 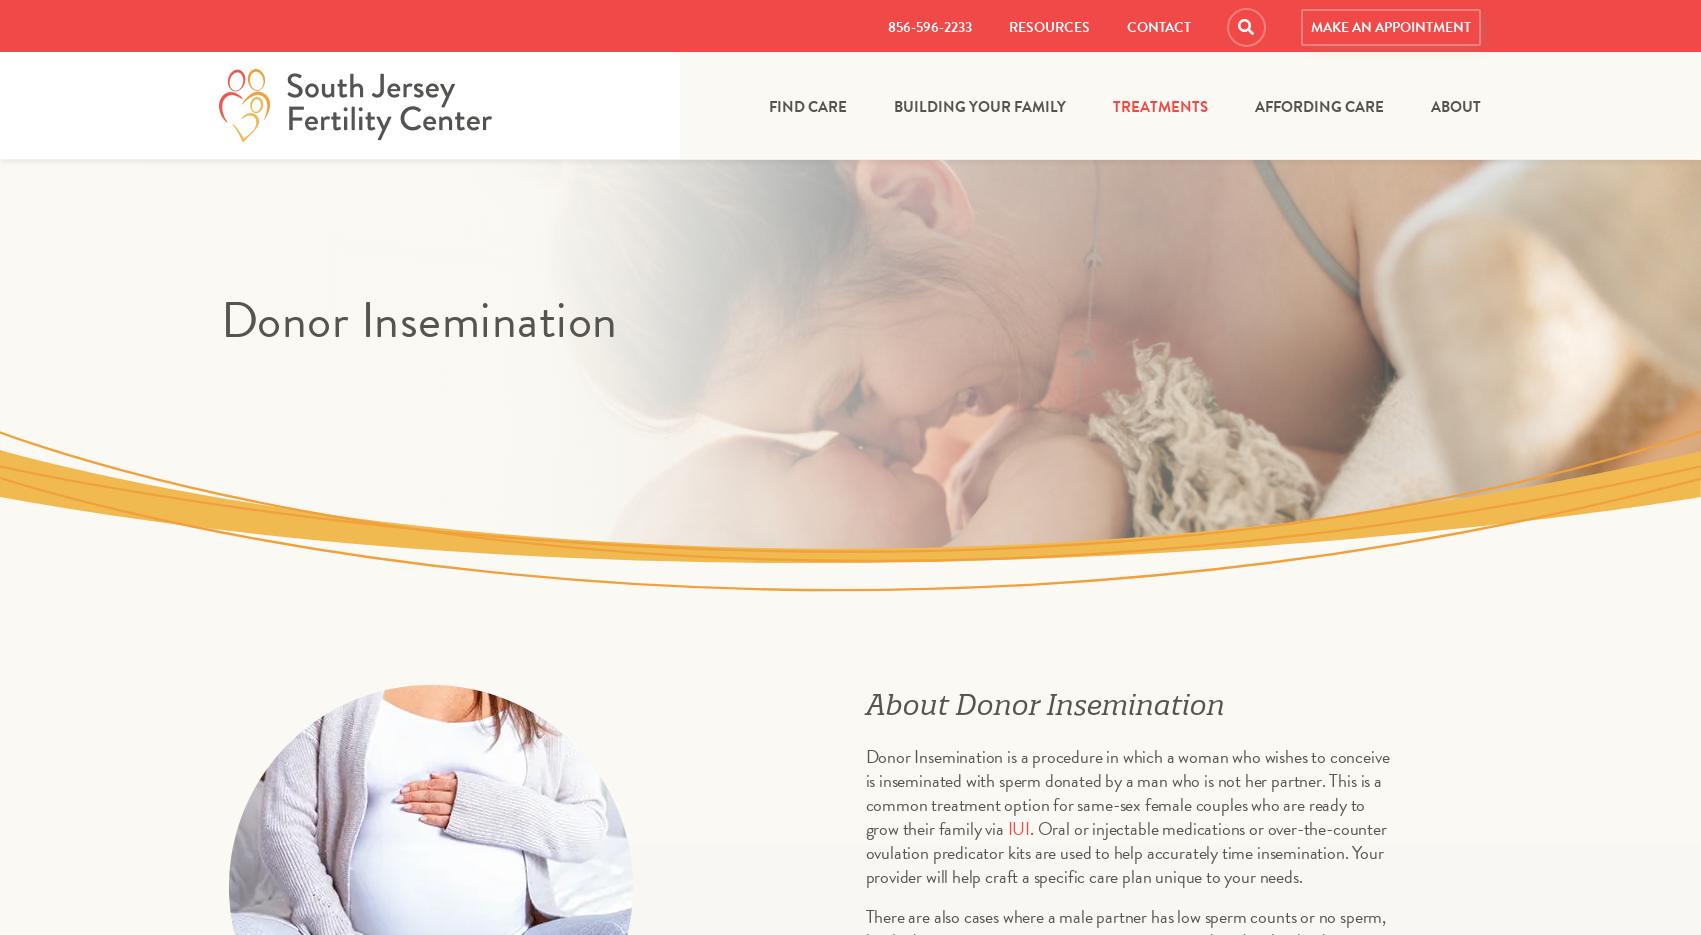 What do you see at coordinates (927, 26) in the screenshot?
I see `'856-596-2233'` at bounding box center [927, 26].